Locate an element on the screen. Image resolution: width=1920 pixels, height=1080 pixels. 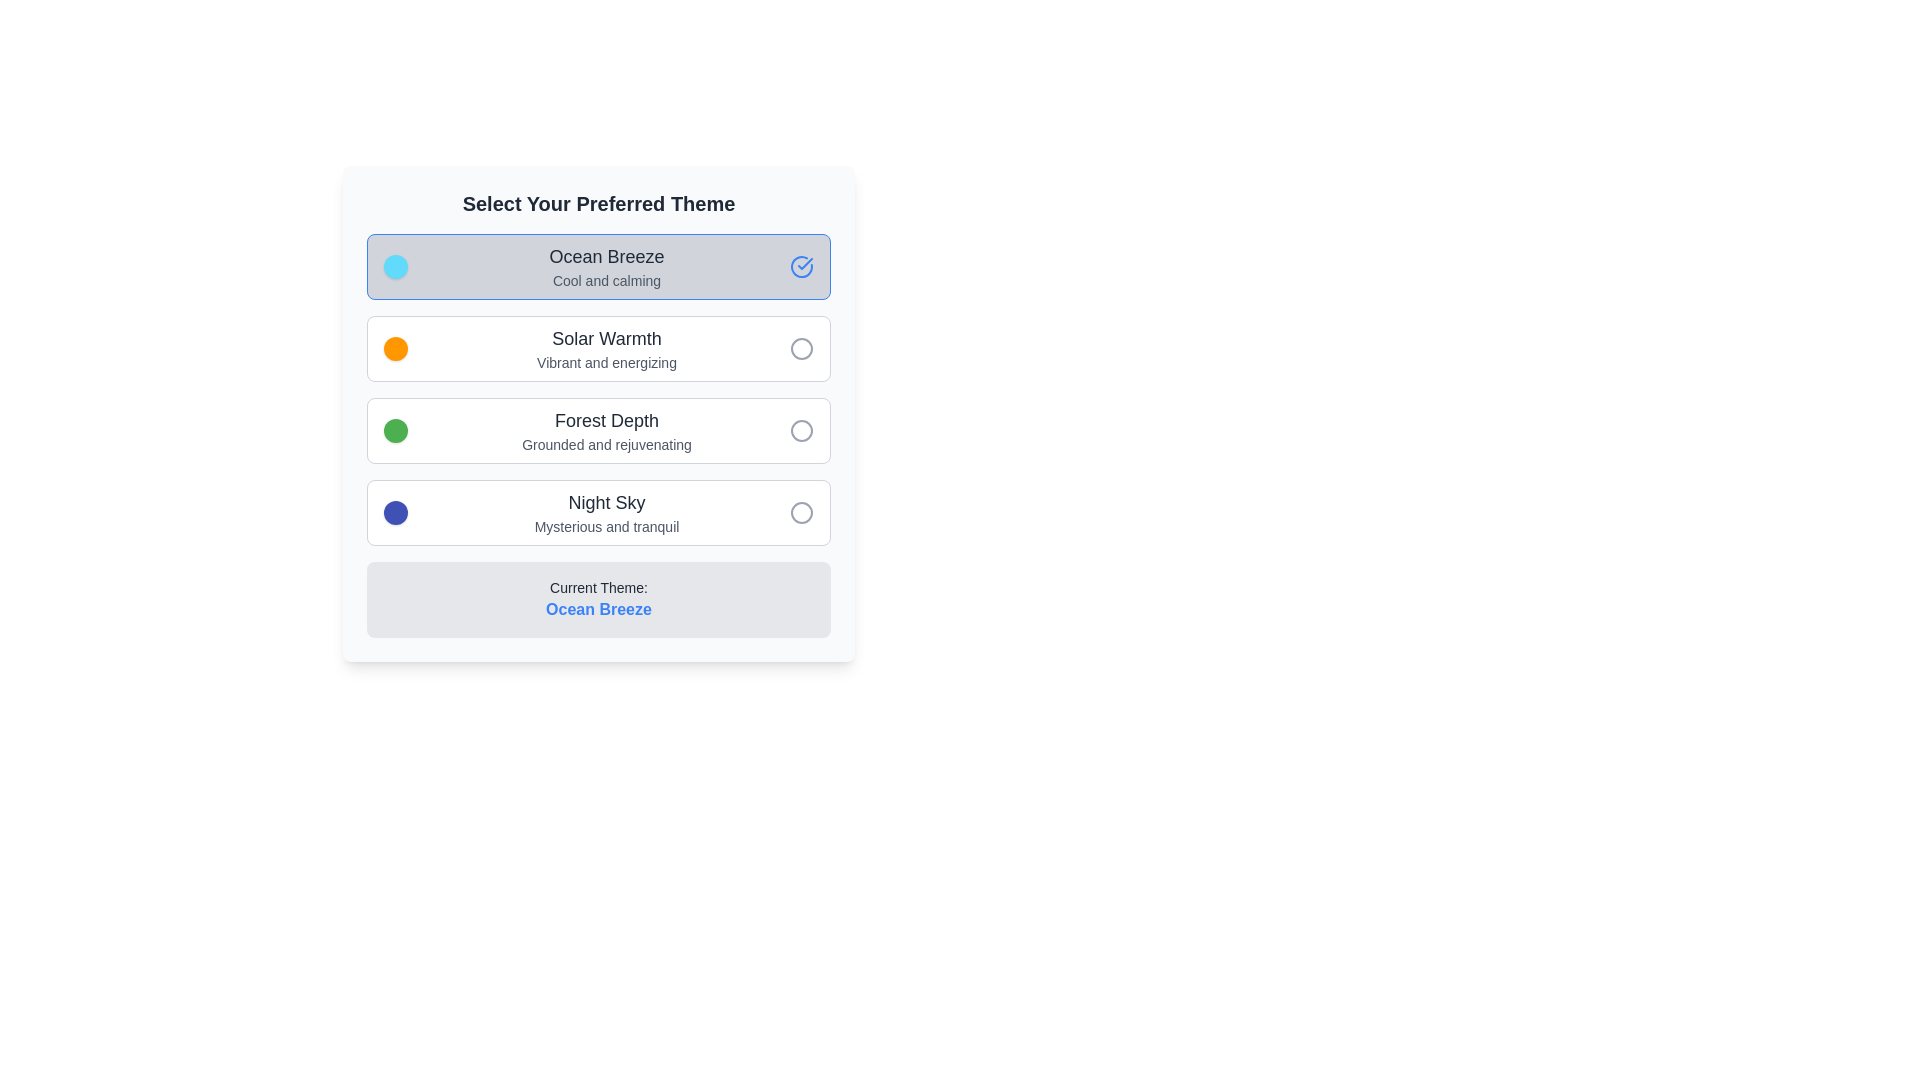
the 'Solar Warmth' theme icon, which is positioned at the left end of the theme option, adjacent to its descriptive text is located at coordinates (395, 347).